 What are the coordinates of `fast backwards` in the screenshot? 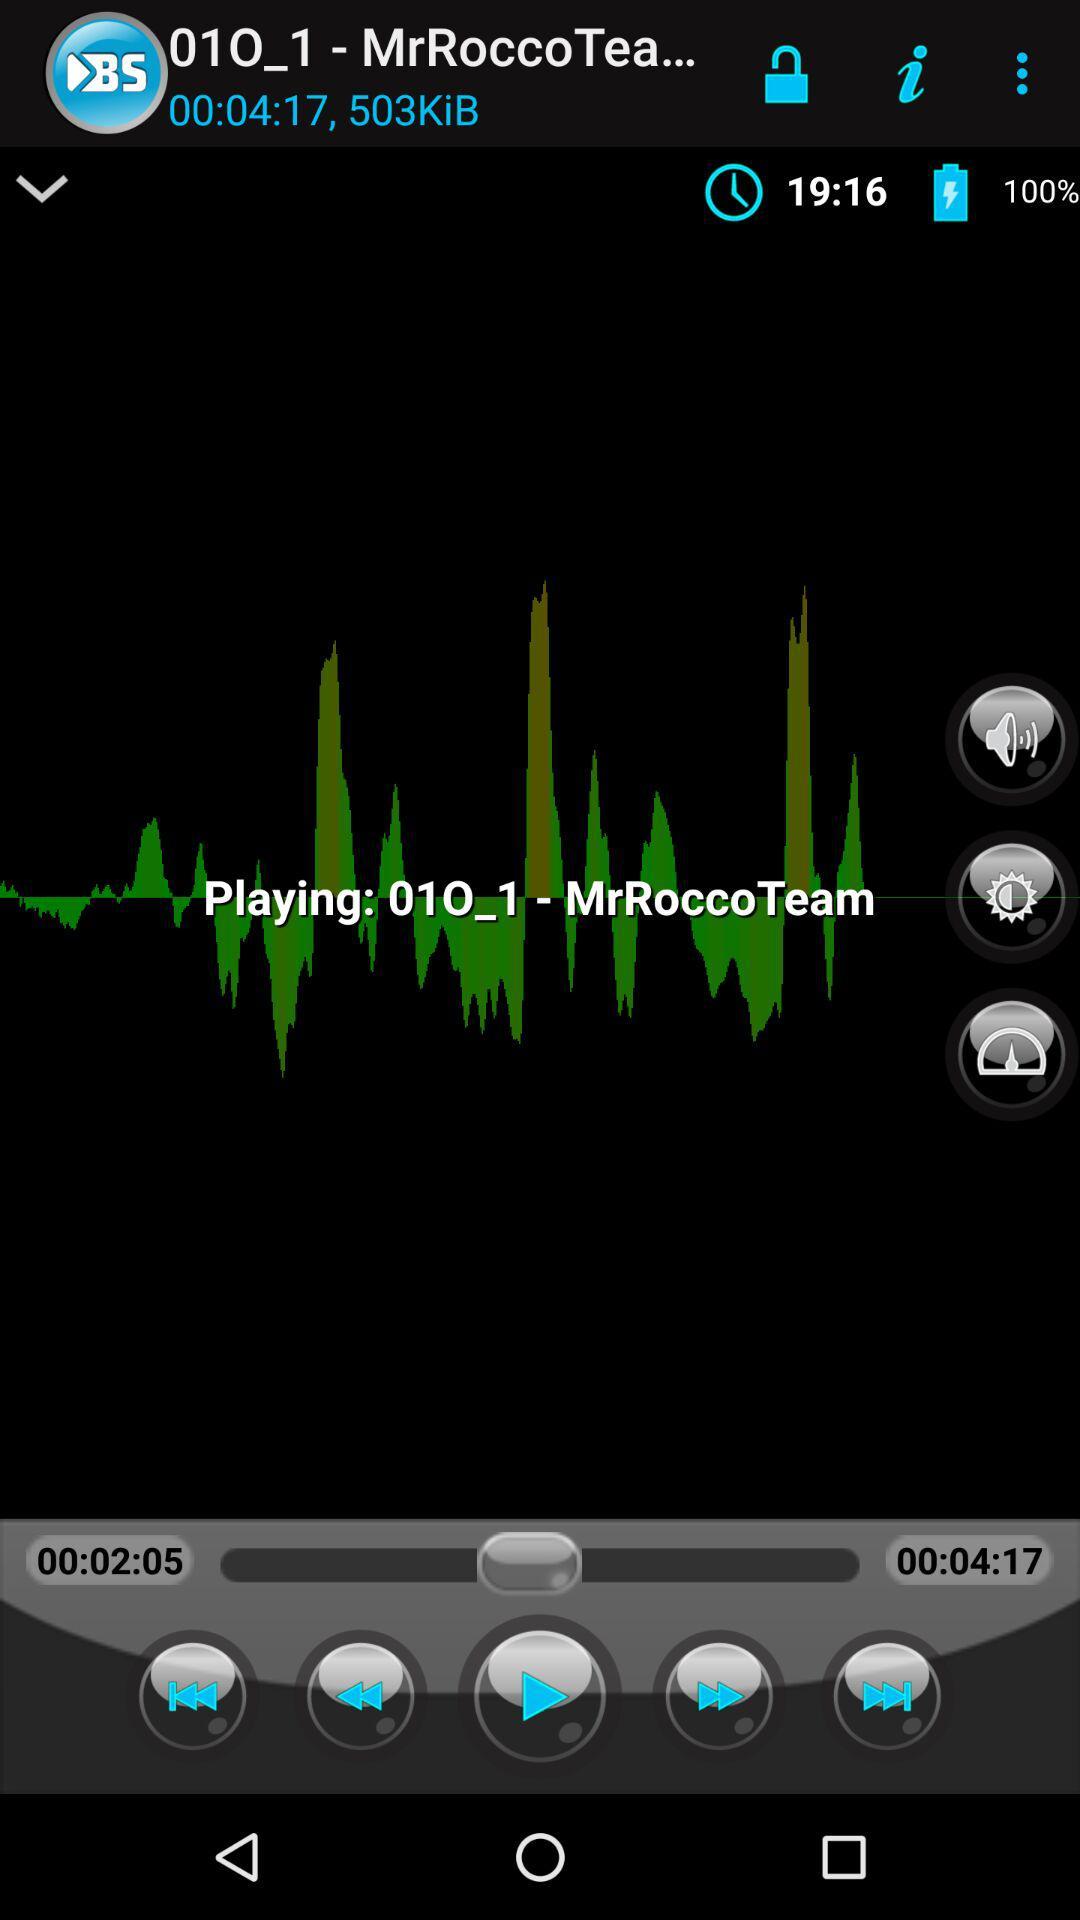 It's located at (360, 1695).